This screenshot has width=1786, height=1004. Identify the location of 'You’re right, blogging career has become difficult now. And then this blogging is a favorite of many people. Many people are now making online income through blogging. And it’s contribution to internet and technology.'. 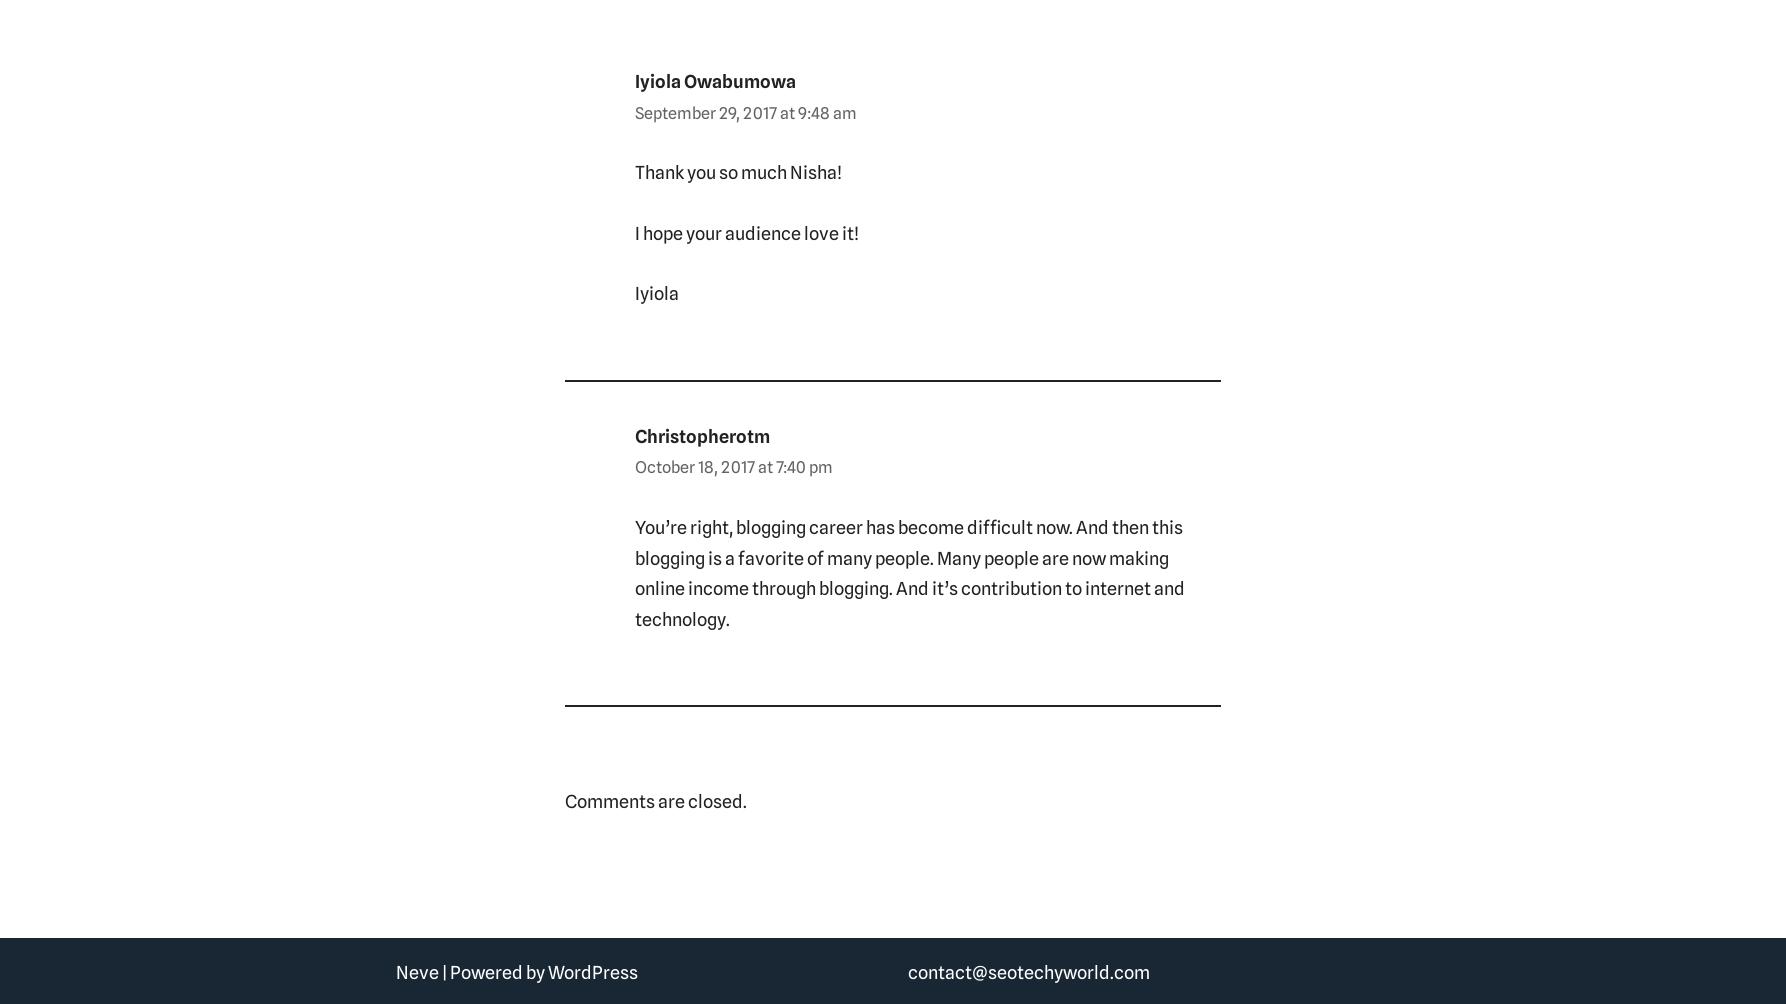
(909, 572).